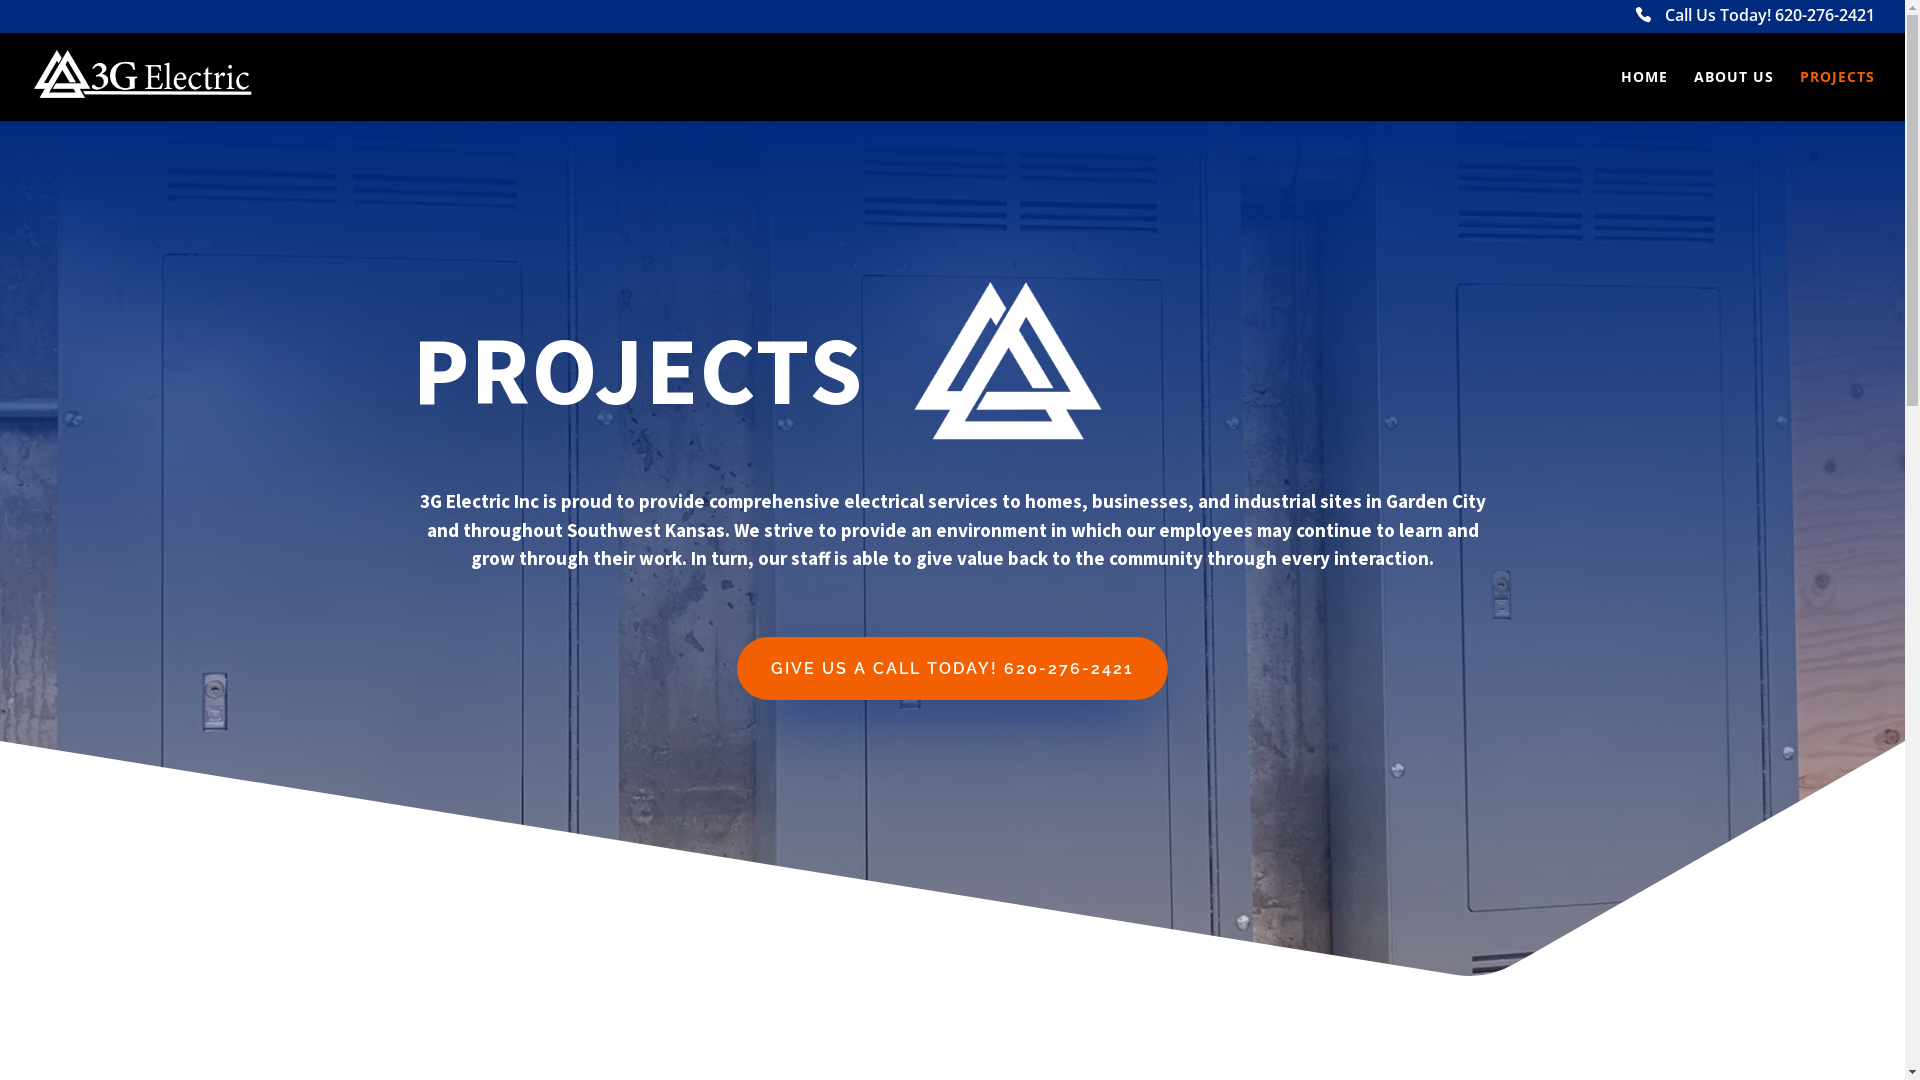 This screenshot has height=1080, width=1920. Describe the element at coordinates (951, 668) in the screenshot. I see `'GIVE US A CALL TODAY! 620-276-2421'` at that location.